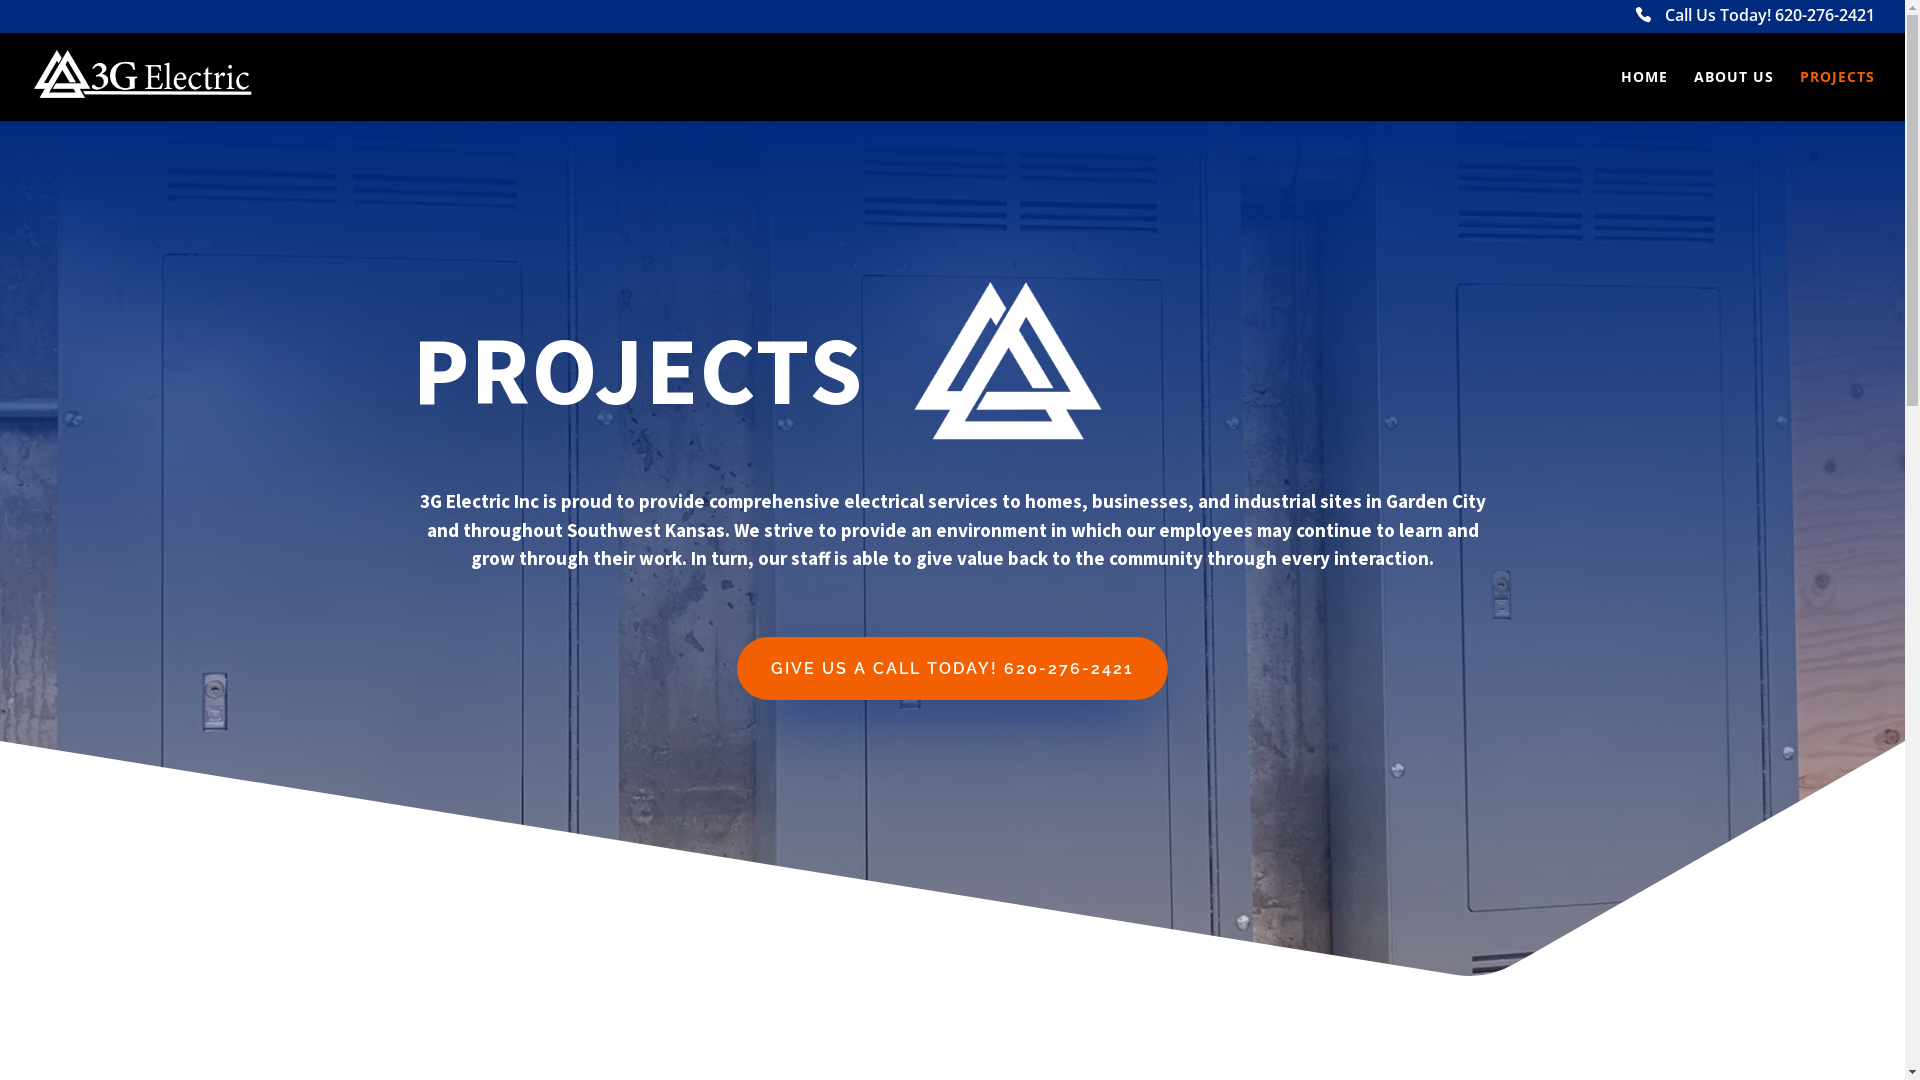 This screenshot has height=1080, width=1920. Describe the element at coordinates (951, 668) in the screenshot. I see `'GIVE US A CALL TODAY! 620-276-2421'` at that location.